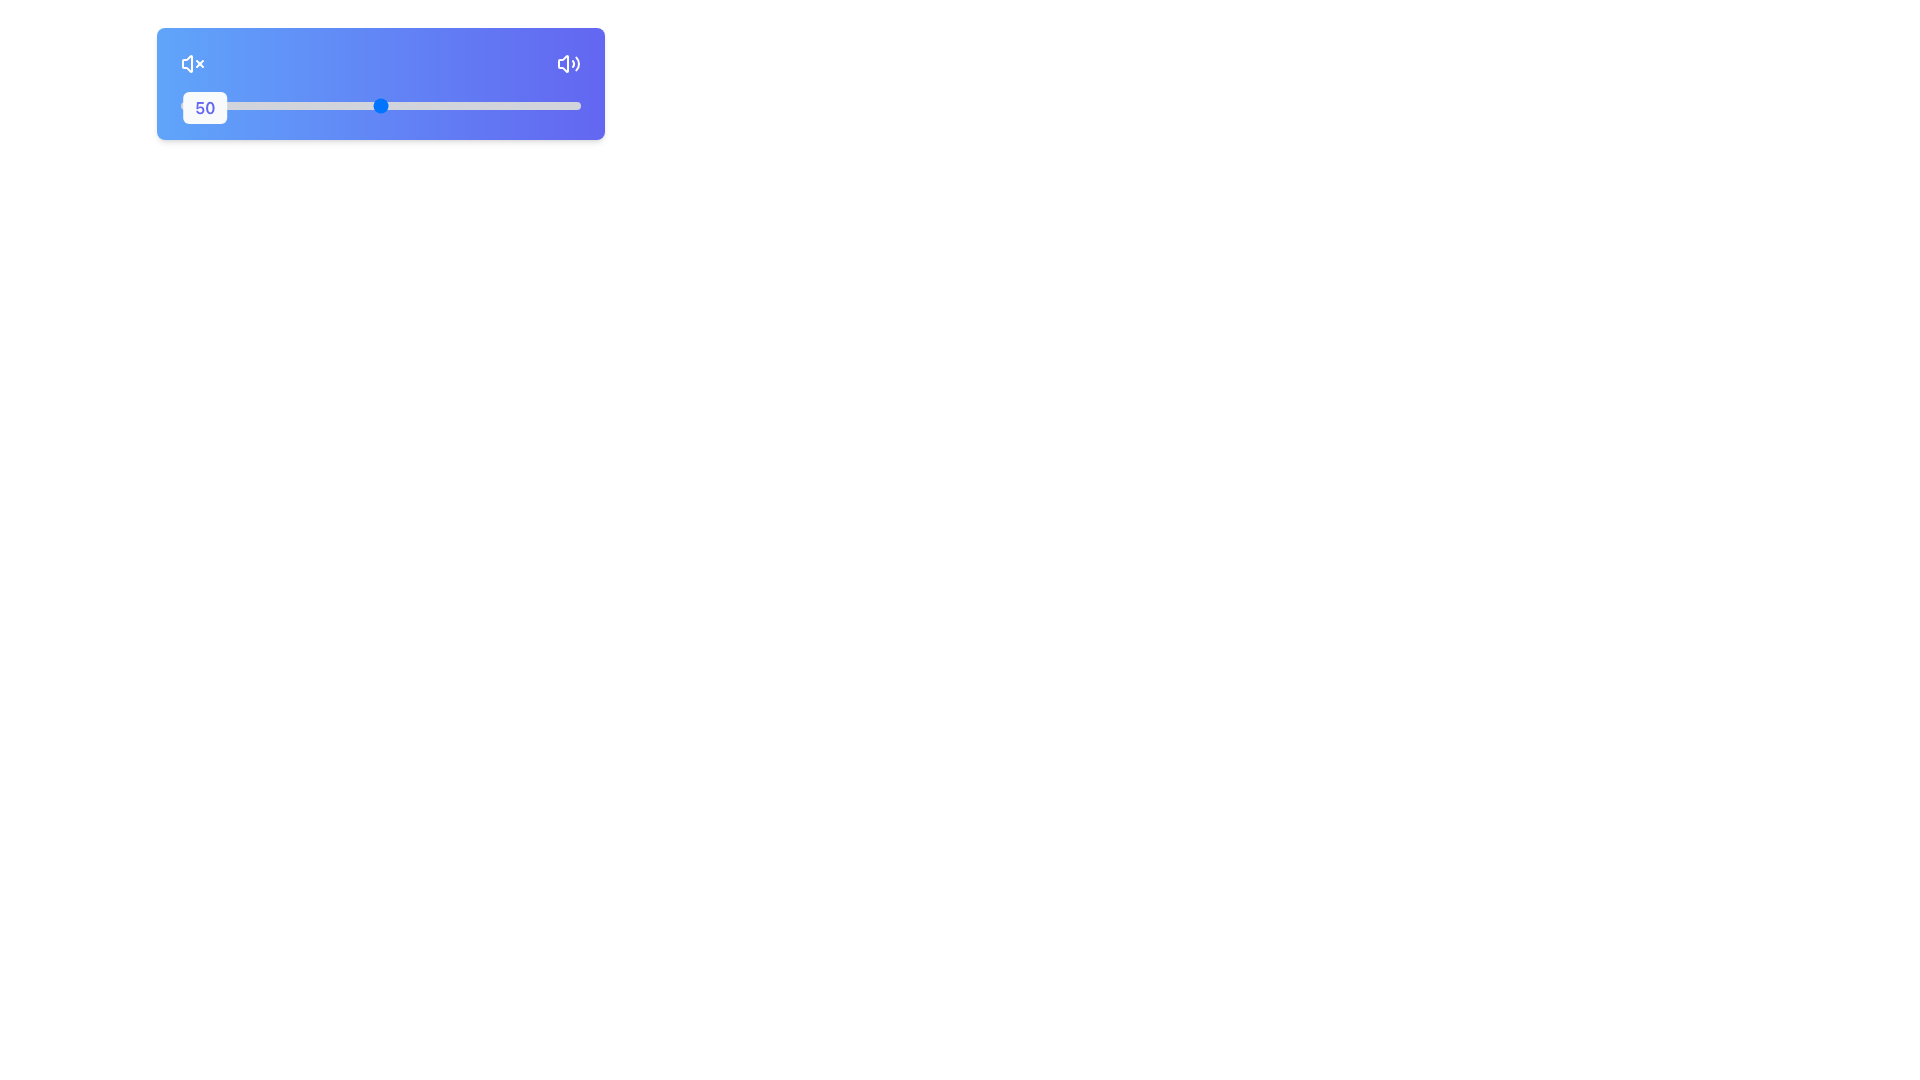  I want to click on the slider, so click(307, 105).